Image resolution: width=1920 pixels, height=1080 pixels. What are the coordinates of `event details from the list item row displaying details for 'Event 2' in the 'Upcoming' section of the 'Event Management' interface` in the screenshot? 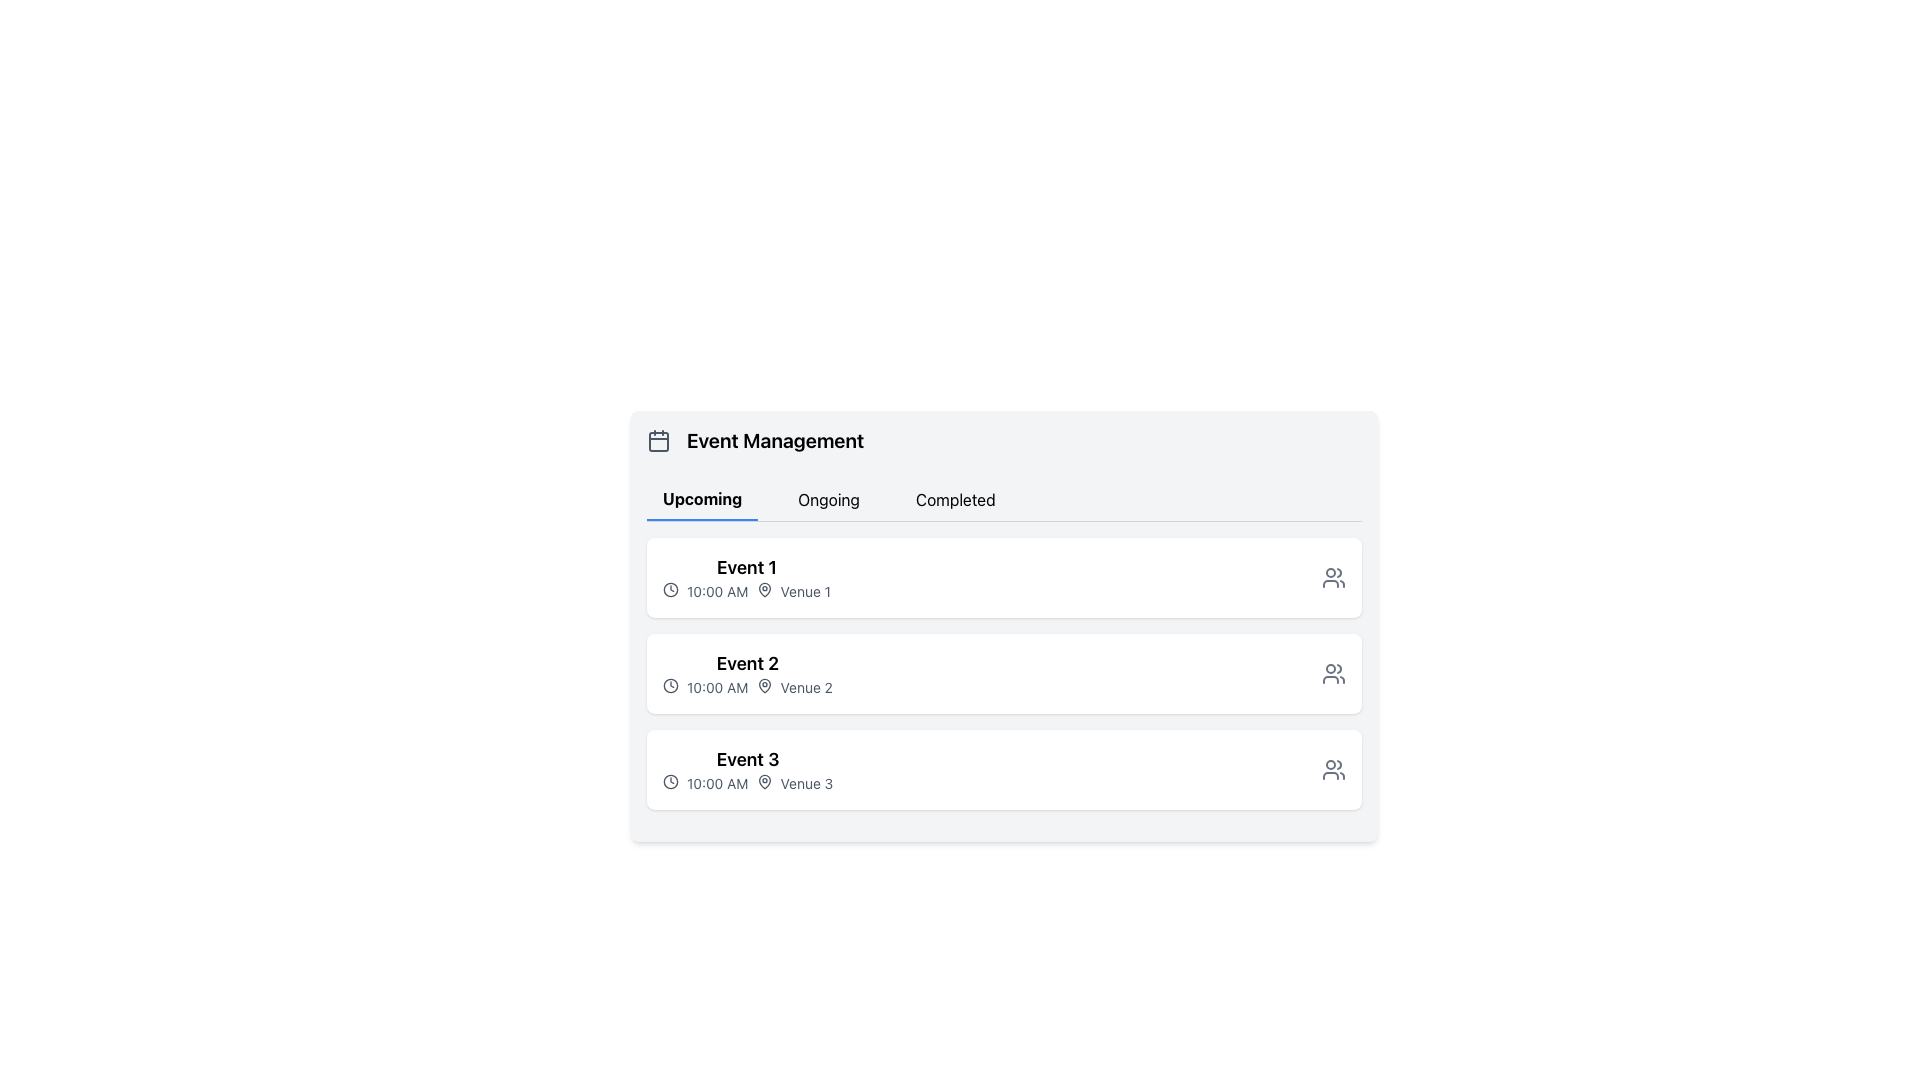 It's located at (1004, 674).